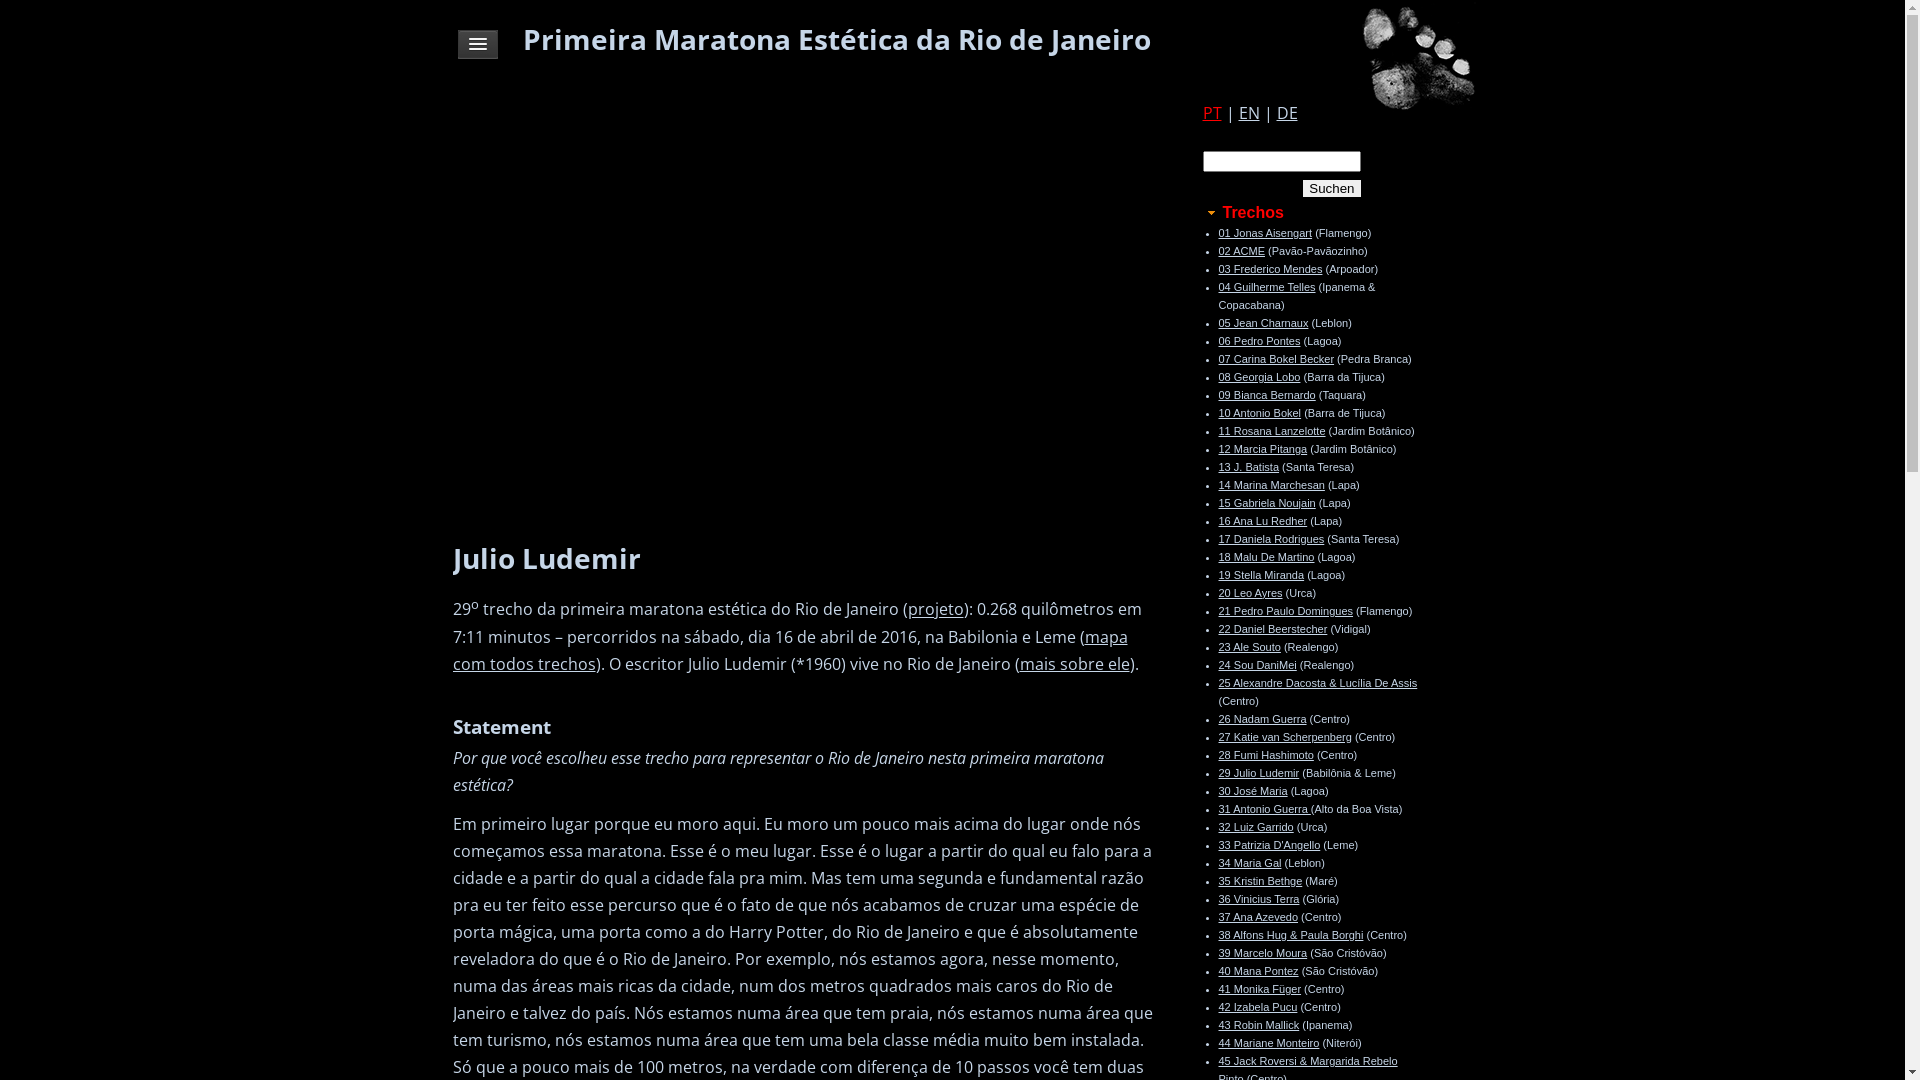 The image size is (1920, 1080). Describe the element at coordinates (1267, 1041) in the screenshot. I see `'44 Mariane Monteiro'` at that location.